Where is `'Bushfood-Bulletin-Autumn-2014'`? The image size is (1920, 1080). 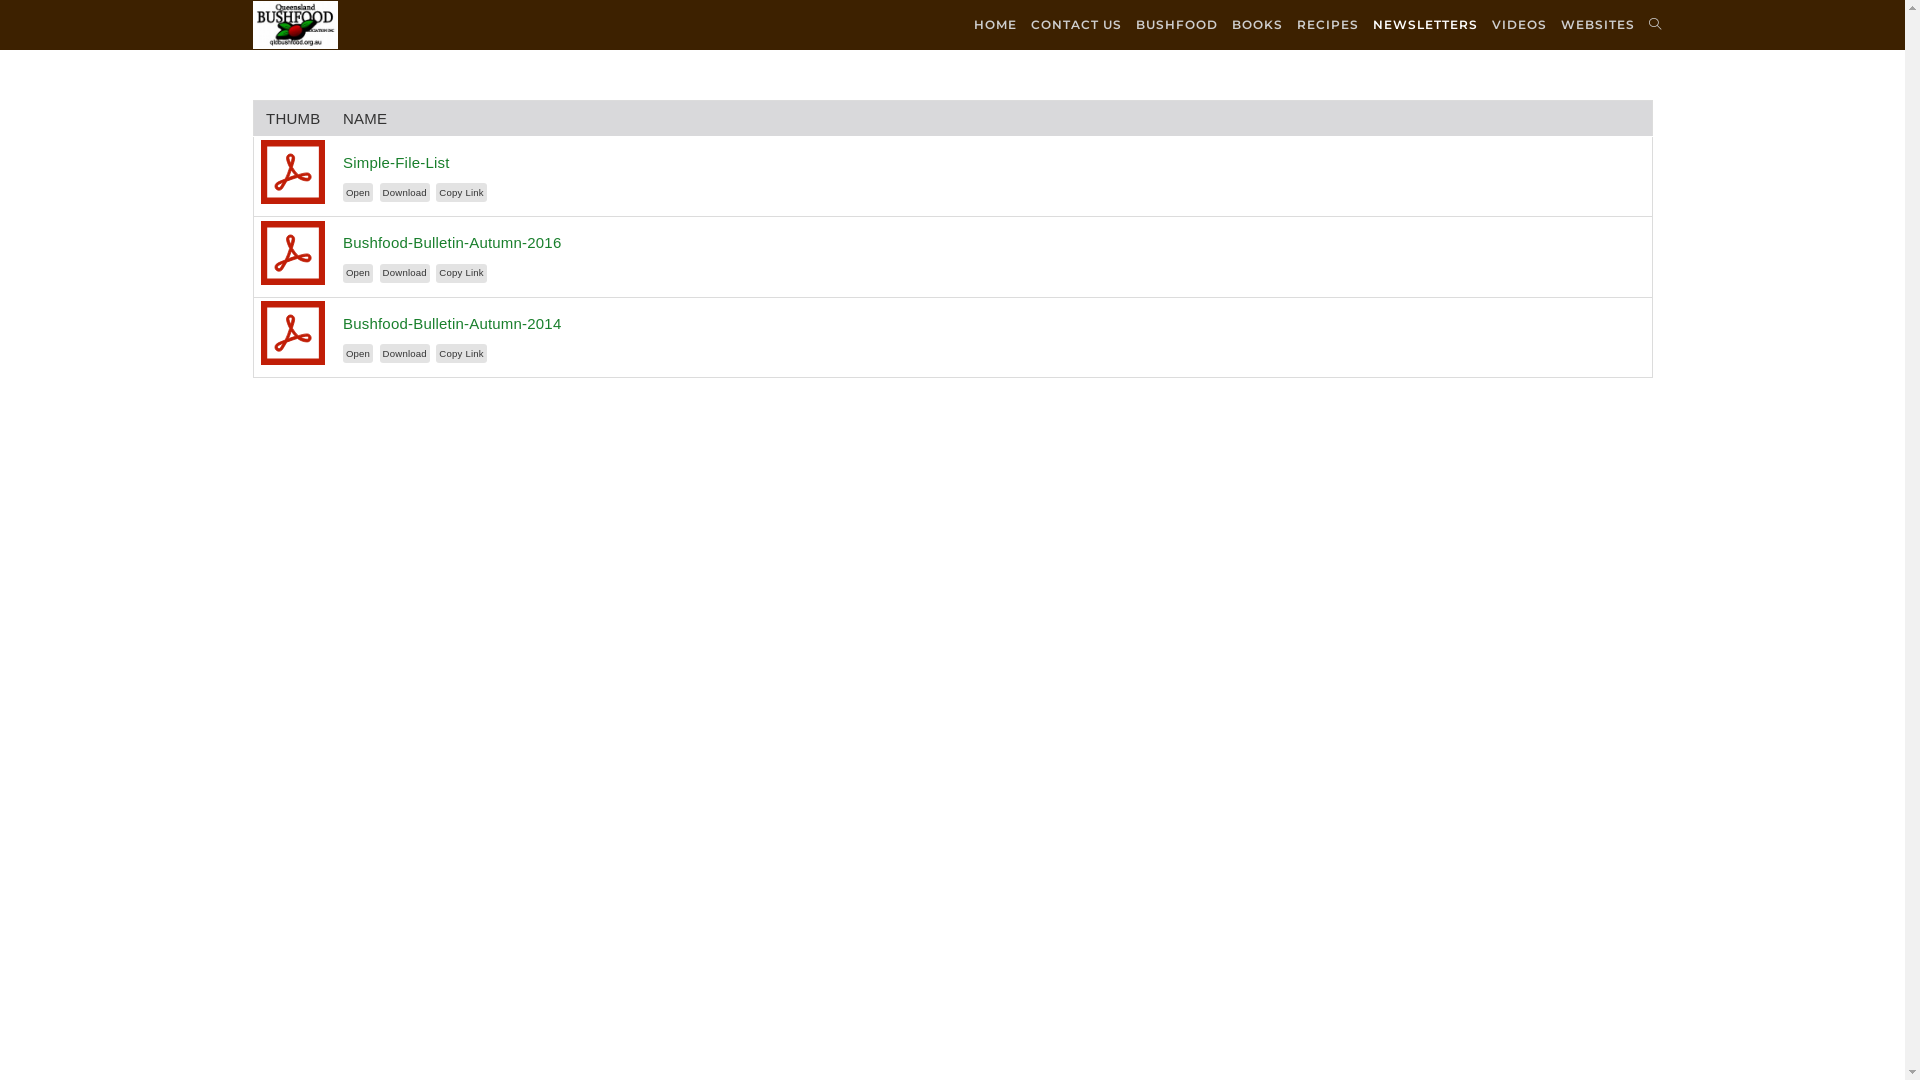
'Bushfood-Bulletin-Autumn-2014' is located at coordinates (342, 322).